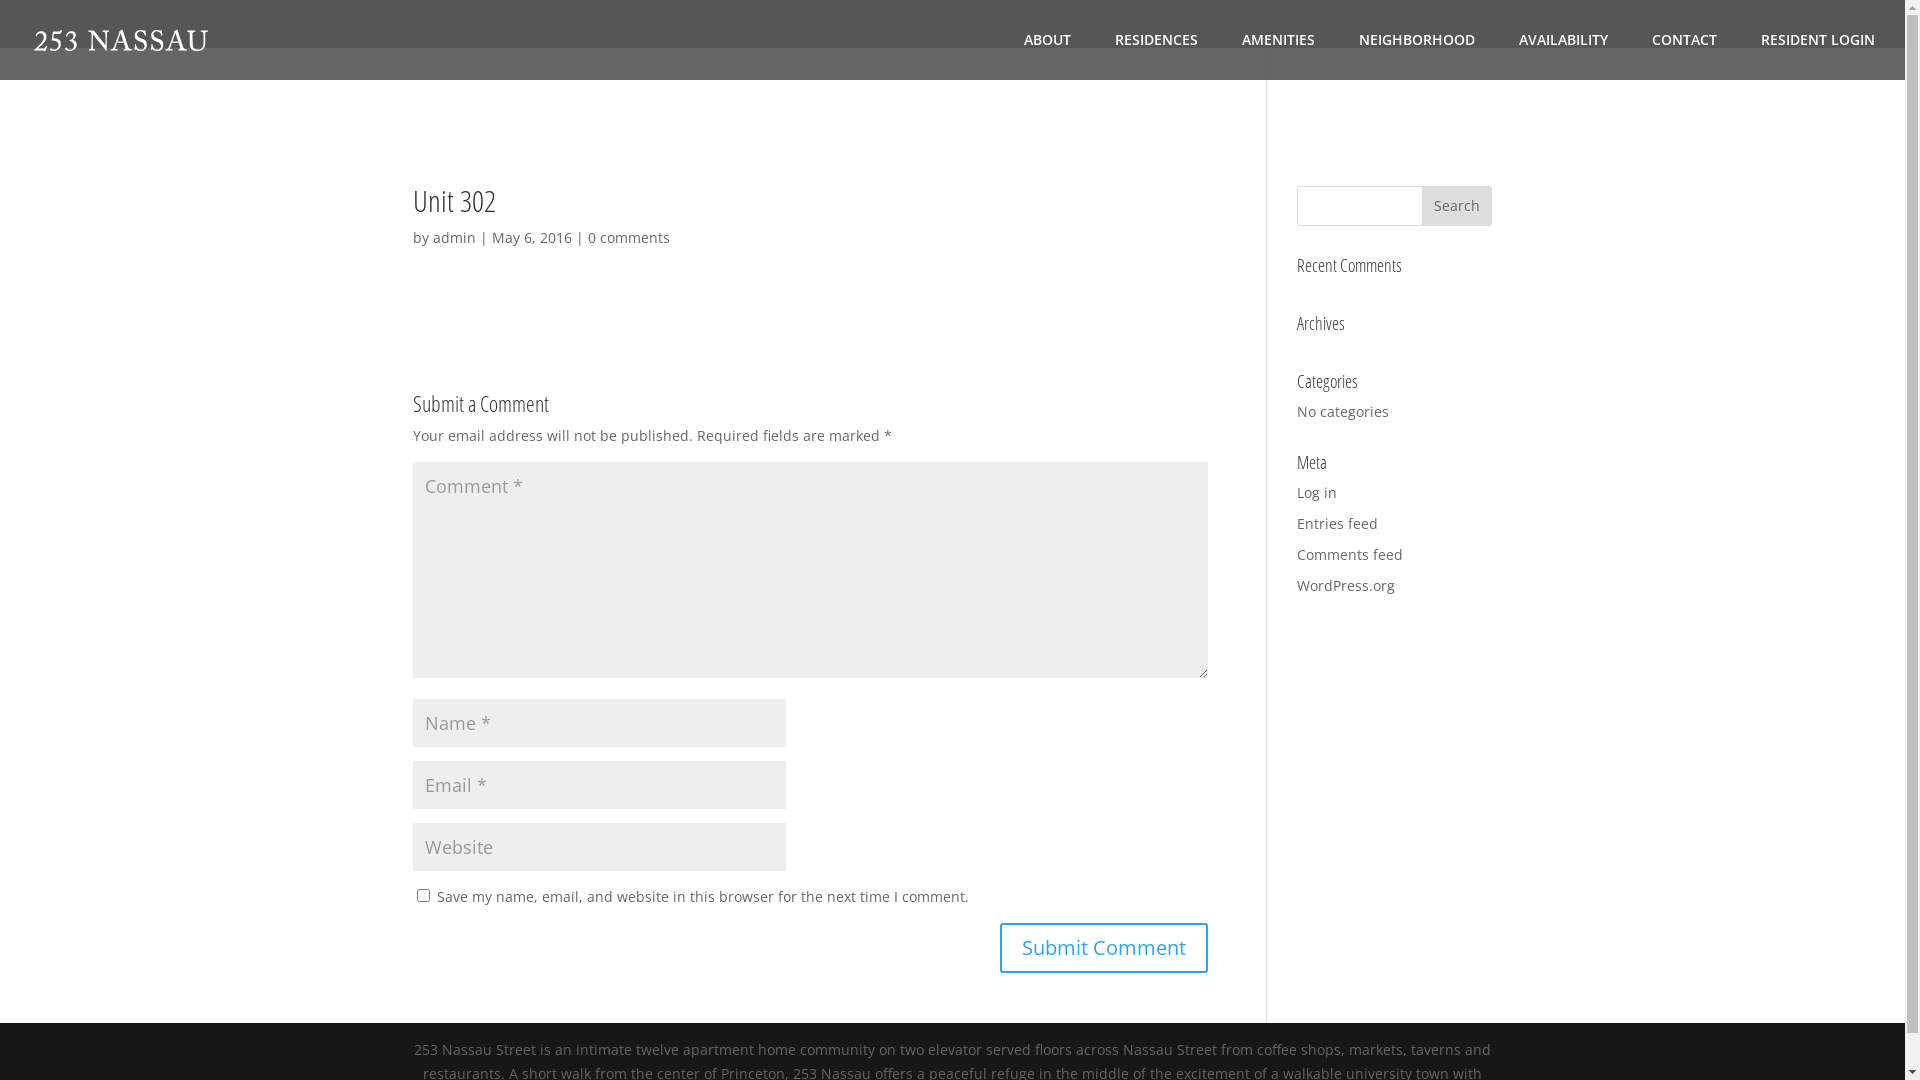 This screenshot has height=1080, width=1920. What do you see at coordinates (1103, 947) in the screenshot?
I see `'Submit Comment'` at bounding box center [1103, 947].